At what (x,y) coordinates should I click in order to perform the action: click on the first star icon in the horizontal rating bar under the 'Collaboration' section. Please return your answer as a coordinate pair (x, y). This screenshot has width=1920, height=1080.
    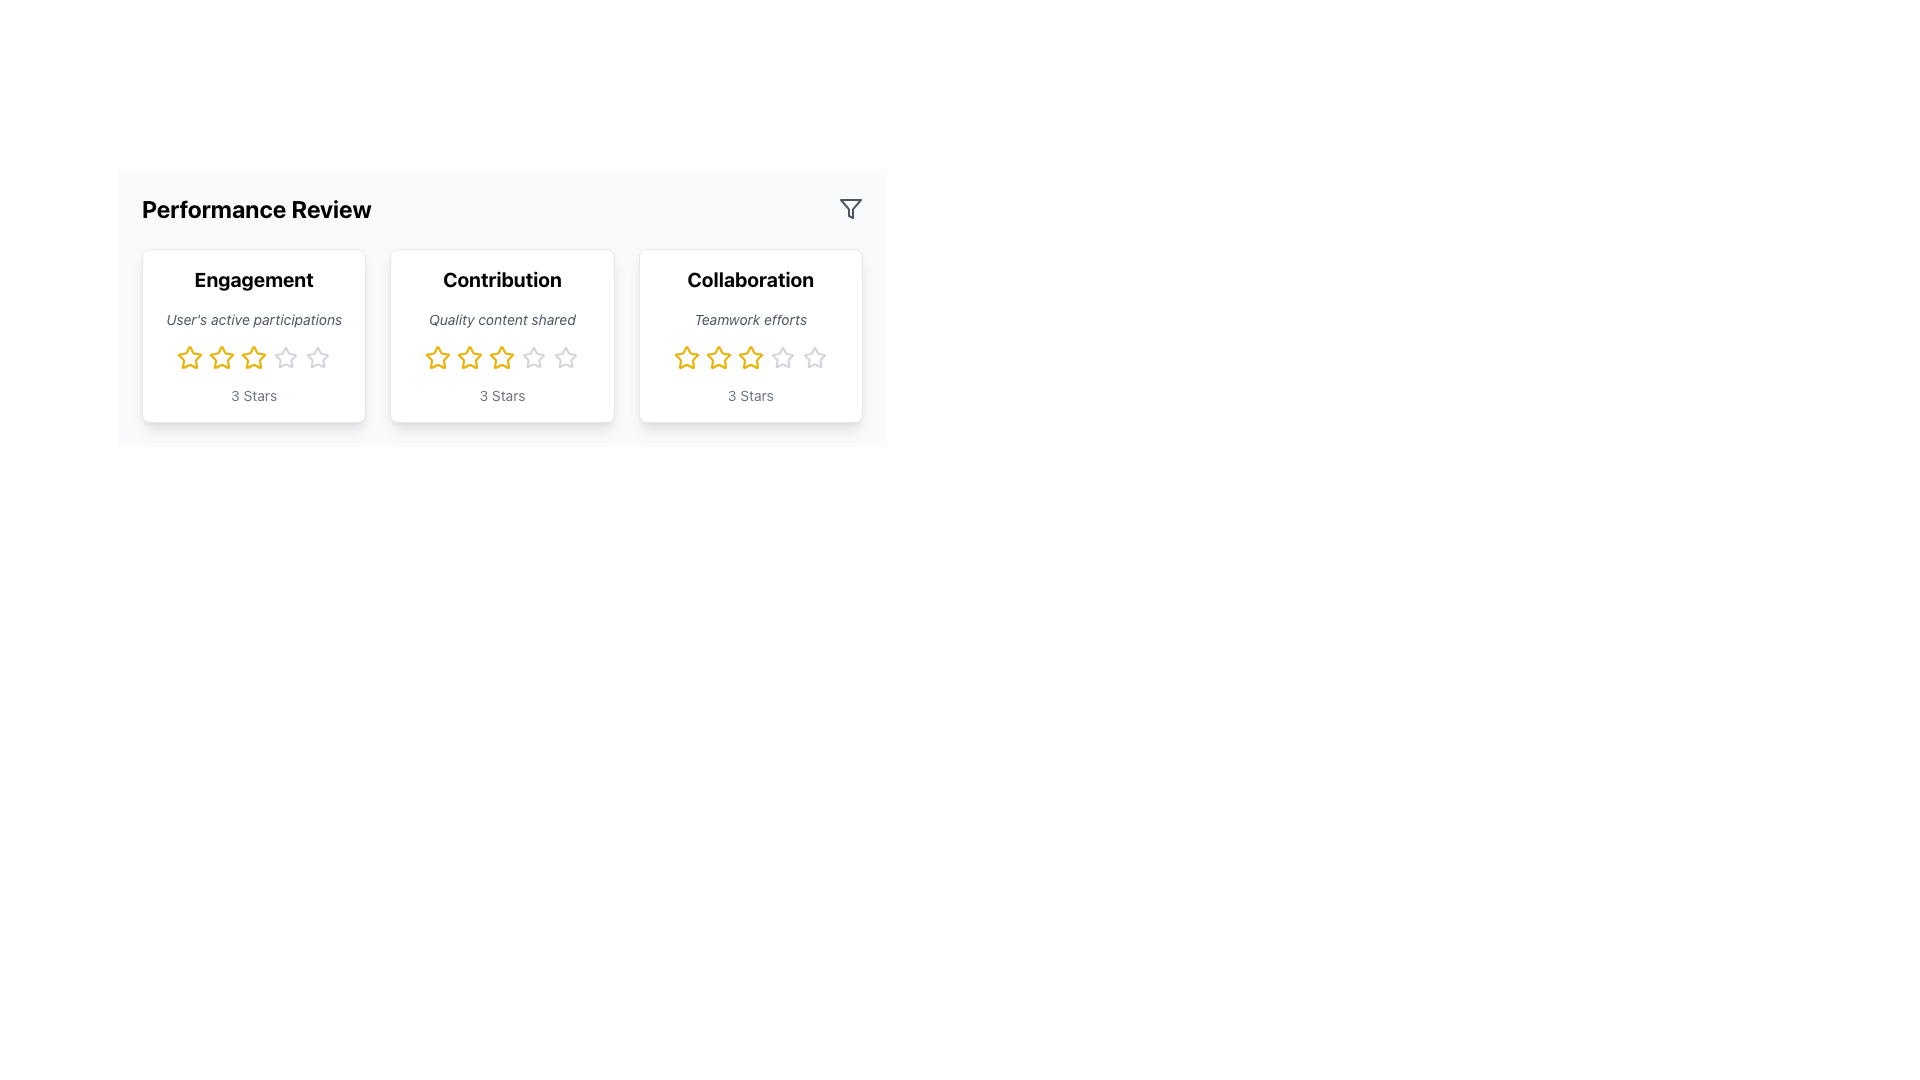
    Looking at the image, I should click on (686, 357).